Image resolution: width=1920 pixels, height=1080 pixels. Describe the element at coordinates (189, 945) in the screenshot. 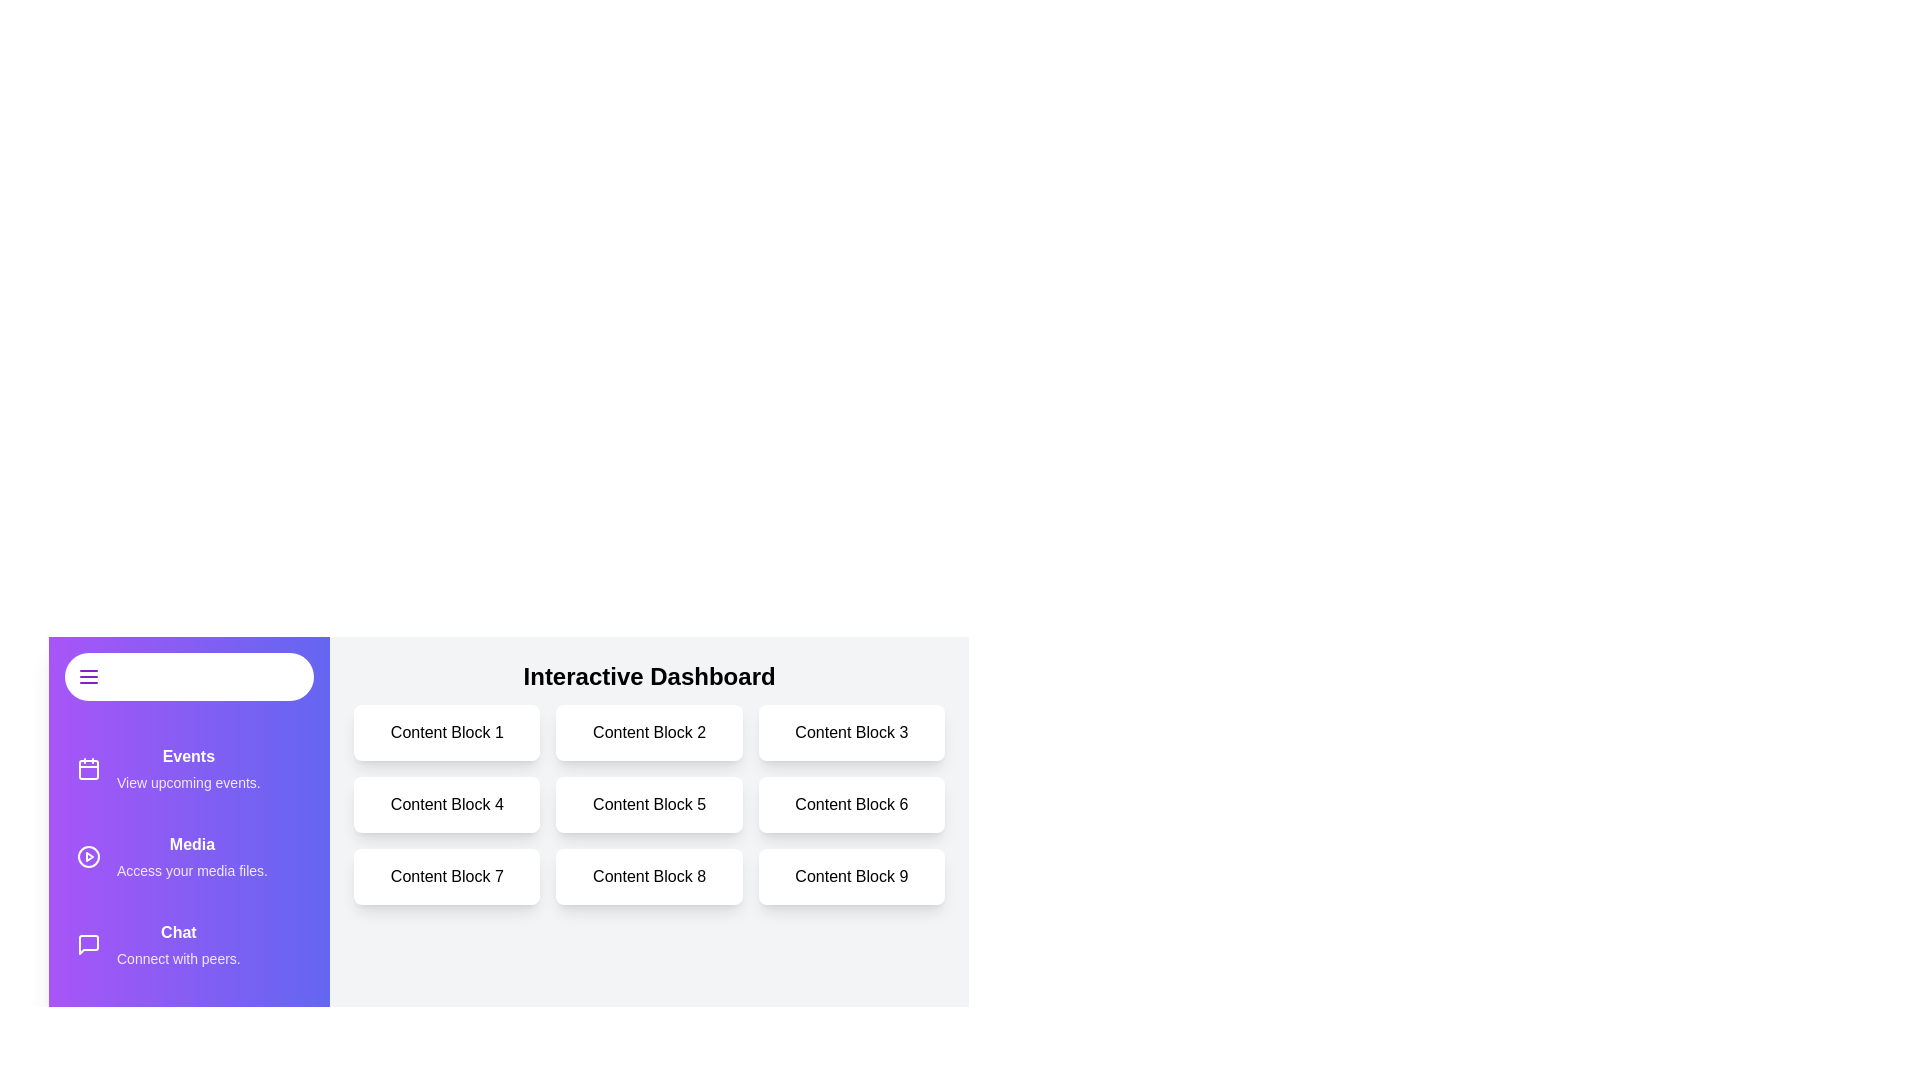

I see `the drawer item labeled 'Chat' to observe its hover effect` at that location.